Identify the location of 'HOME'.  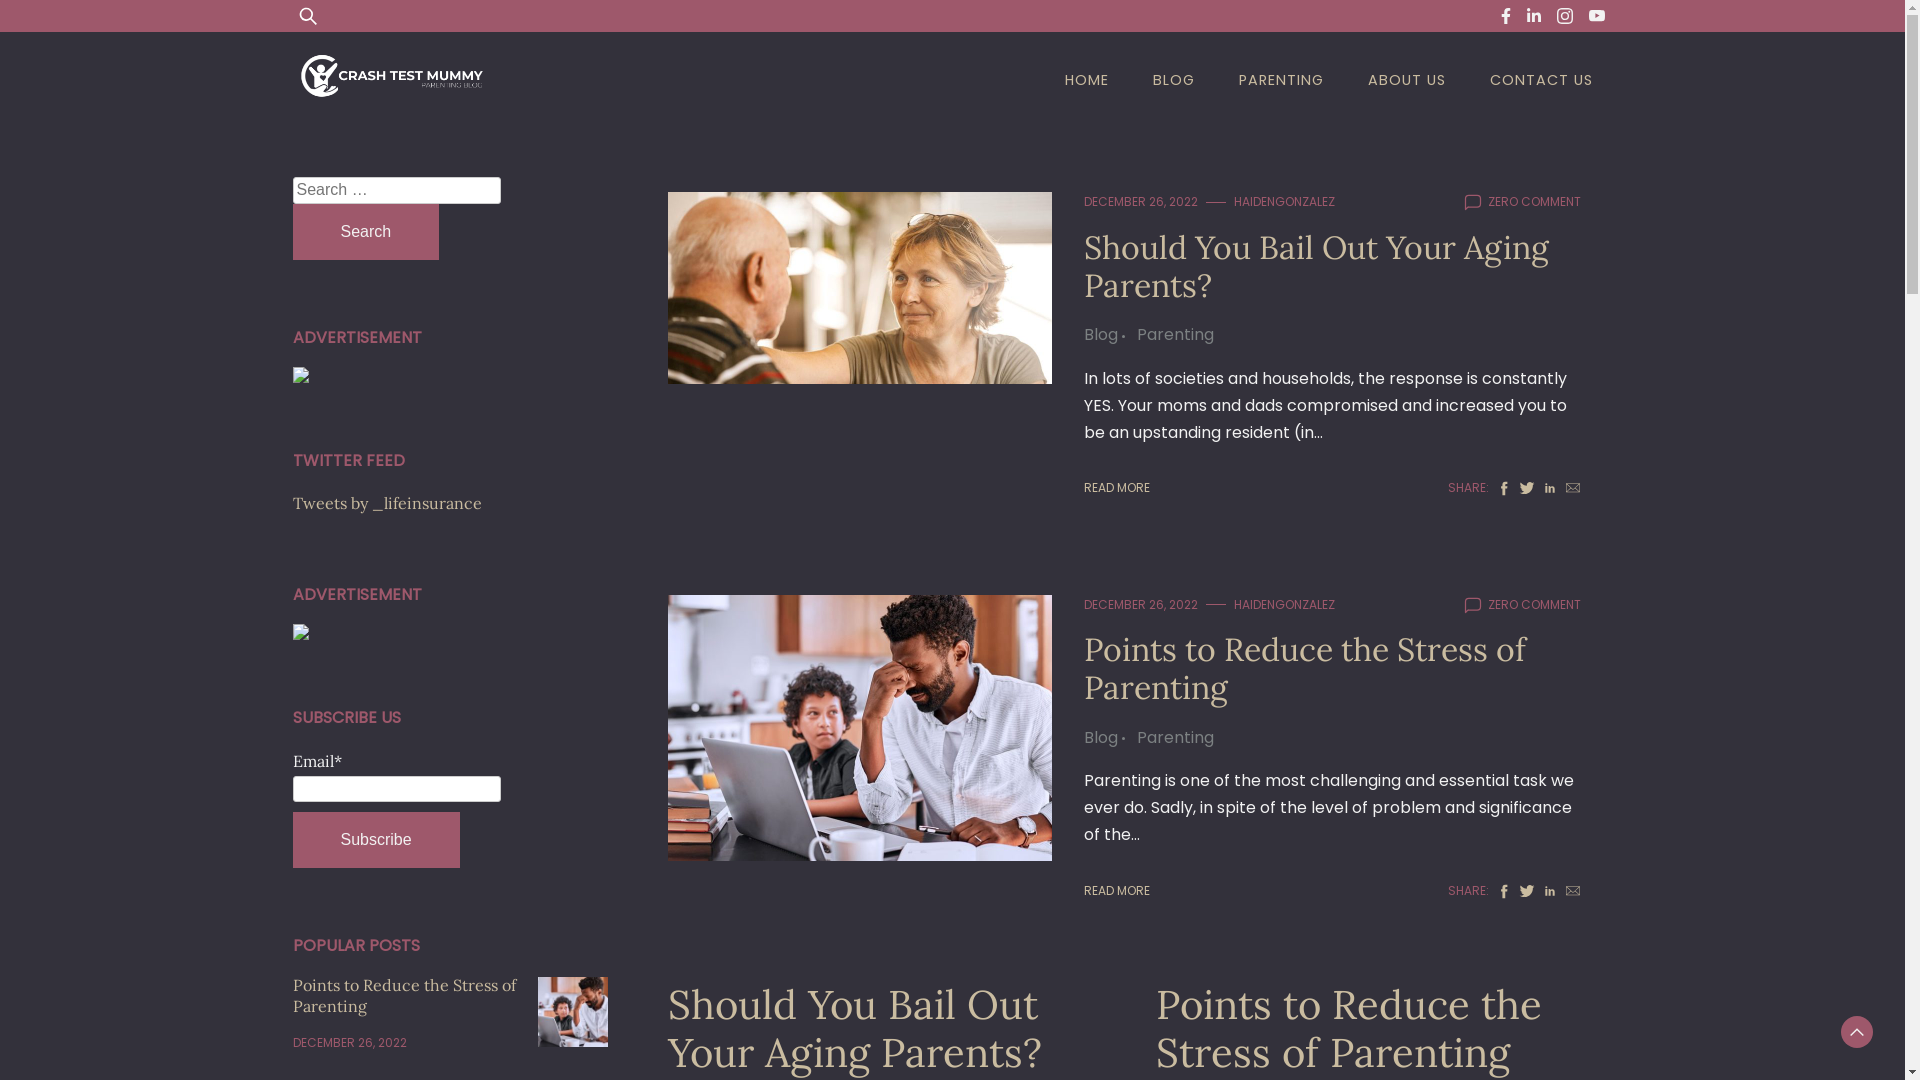
(1084, 79).